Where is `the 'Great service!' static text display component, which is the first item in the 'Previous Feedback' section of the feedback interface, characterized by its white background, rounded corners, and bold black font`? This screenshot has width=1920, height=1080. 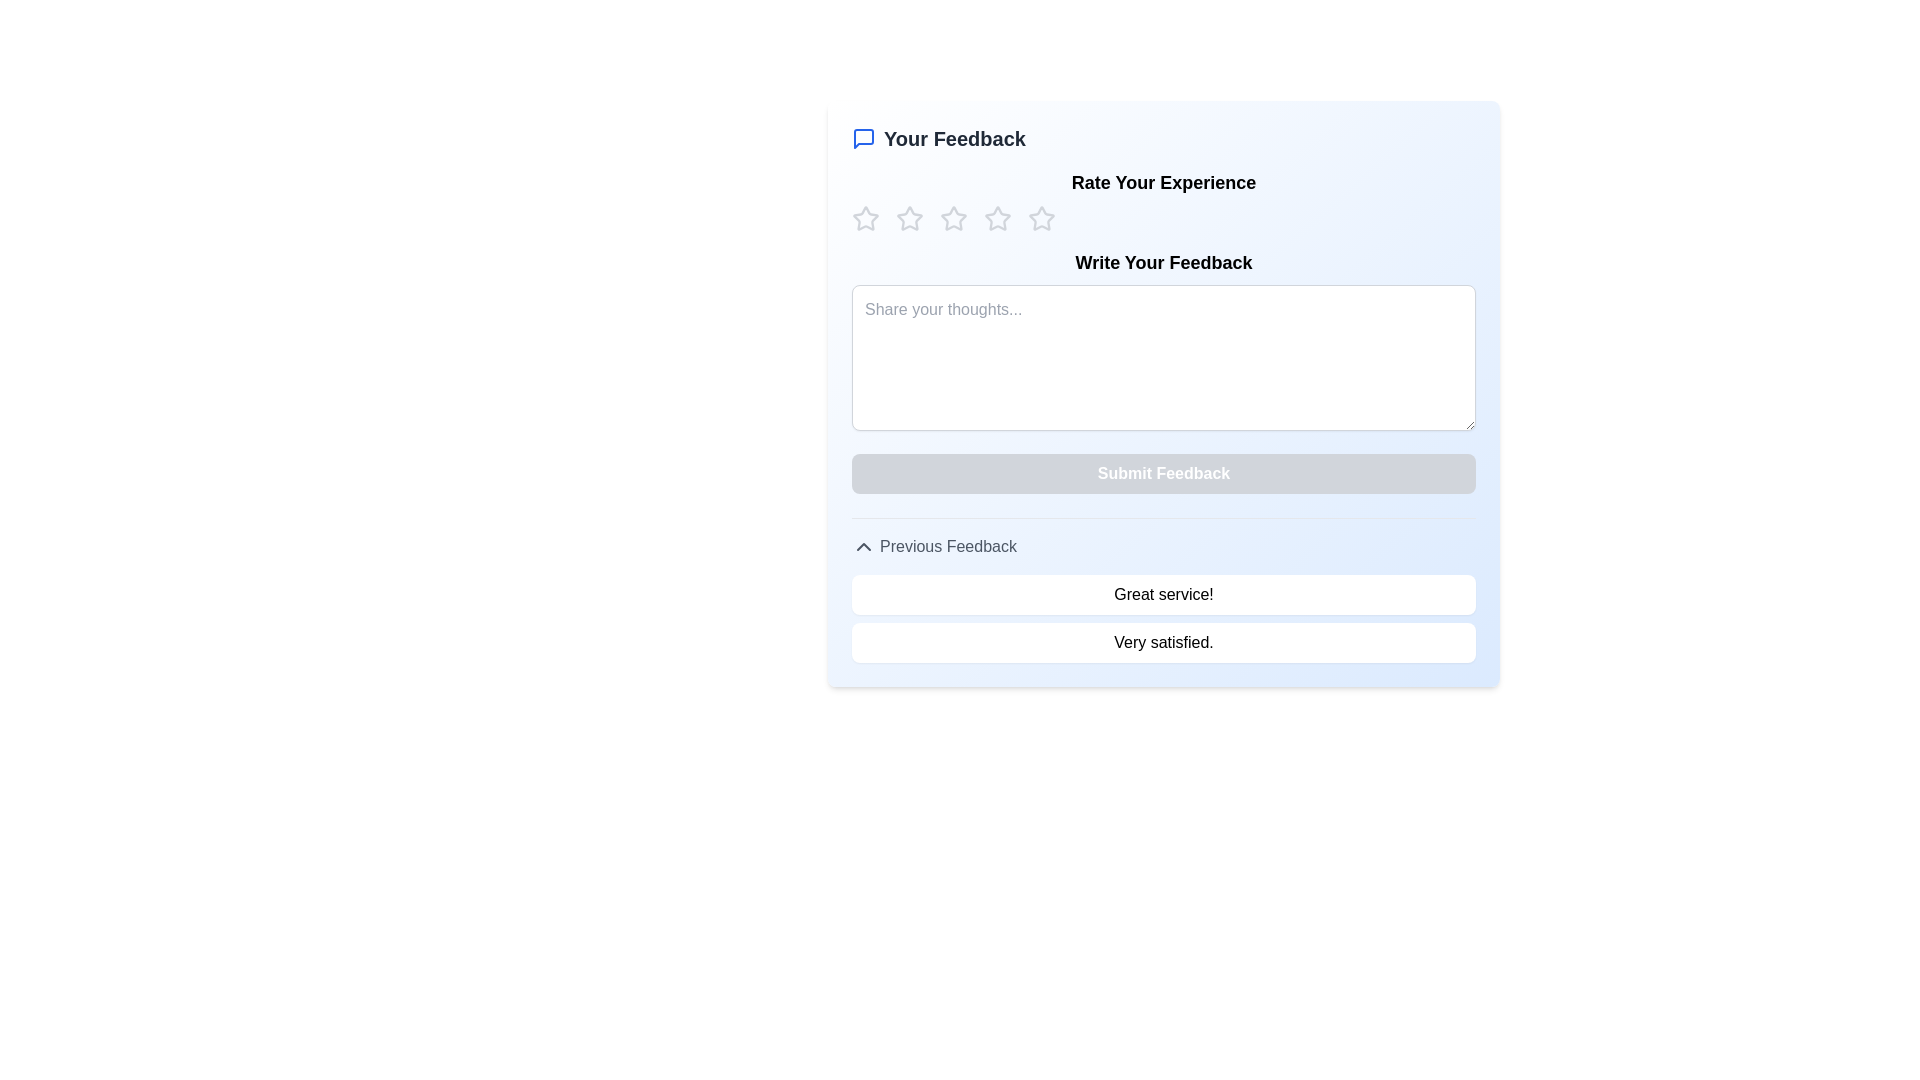
the 'Great service!' static text display component, which is the first item in the 'Previous Feedback' section of the feedback interface, characterized by its white background, rounded corners, and bold black font is located at coordinates (1163, 593).